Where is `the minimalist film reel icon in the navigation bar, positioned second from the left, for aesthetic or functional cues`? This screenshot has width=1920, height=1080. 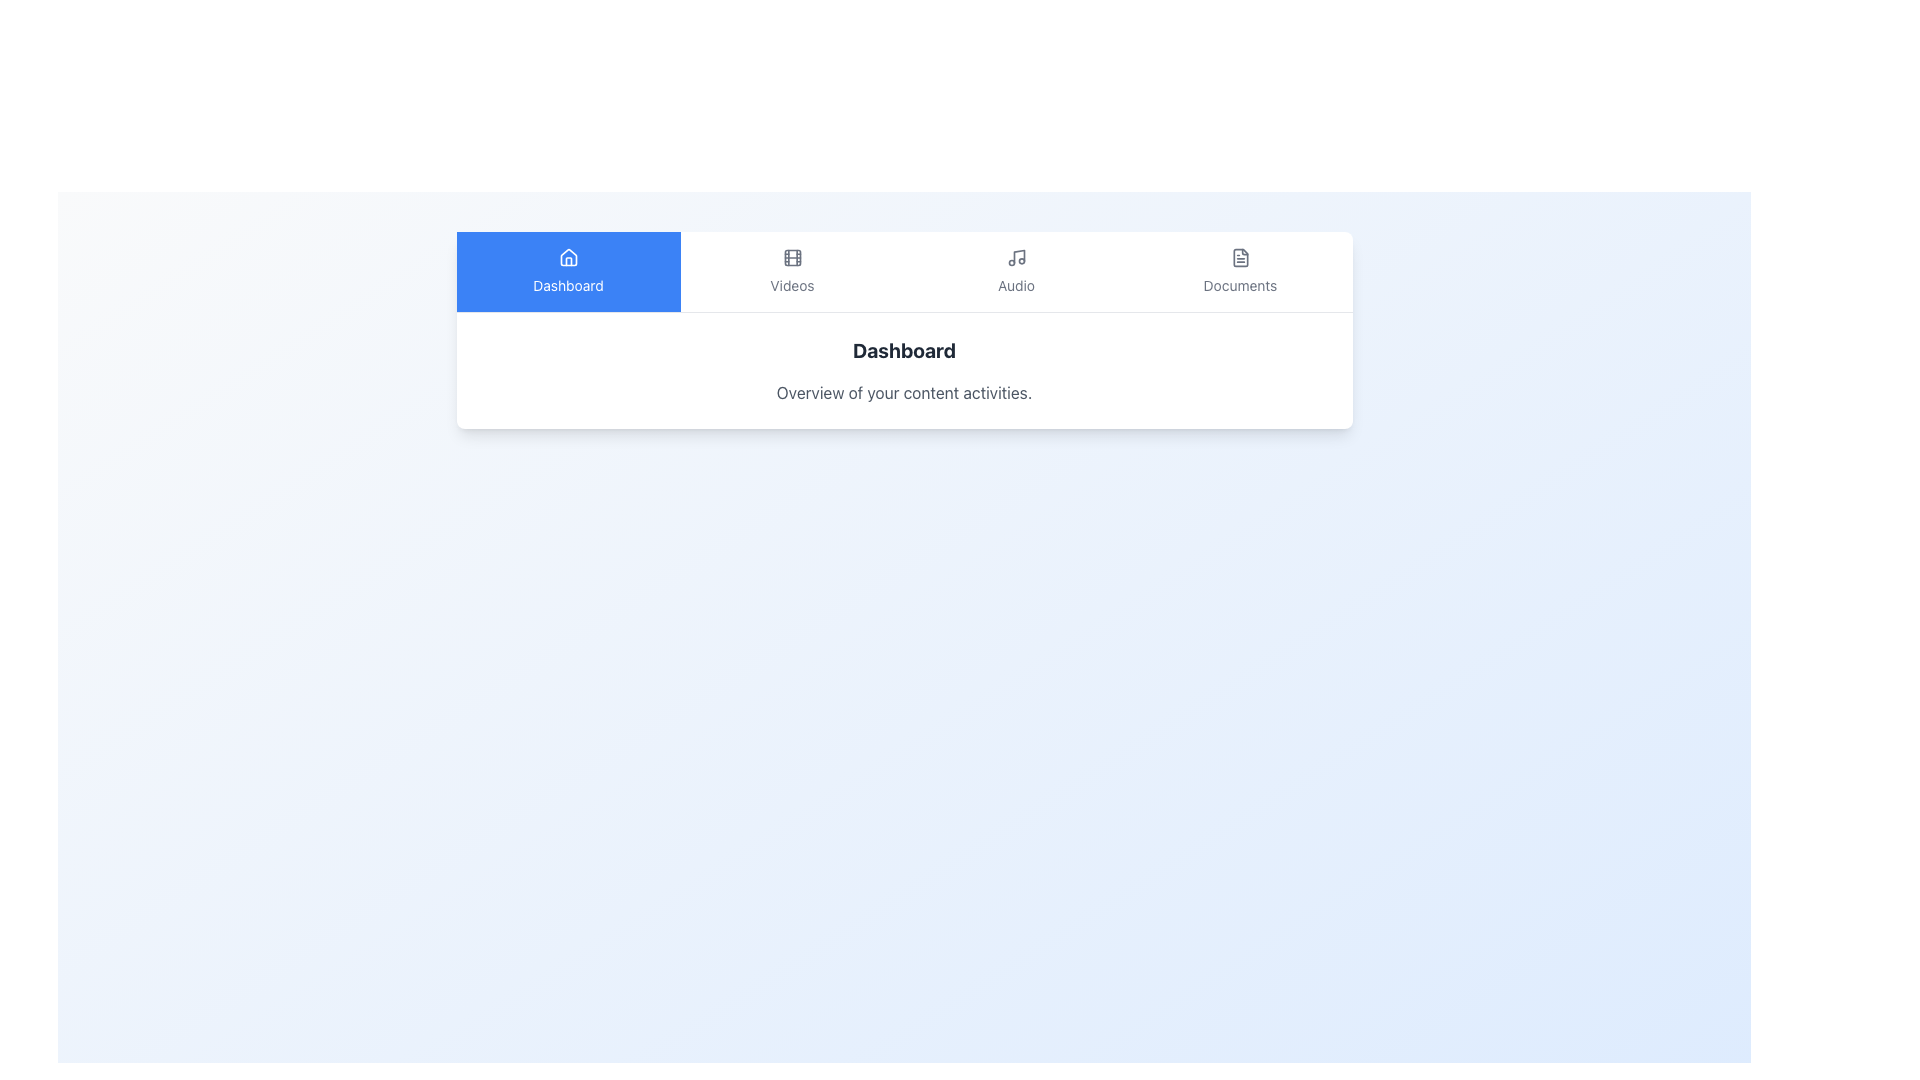
the minimalist film reel icon in the navigation bar, positioned second from the left, for aesthetic or functional cues is located at coordinates (791, 257).